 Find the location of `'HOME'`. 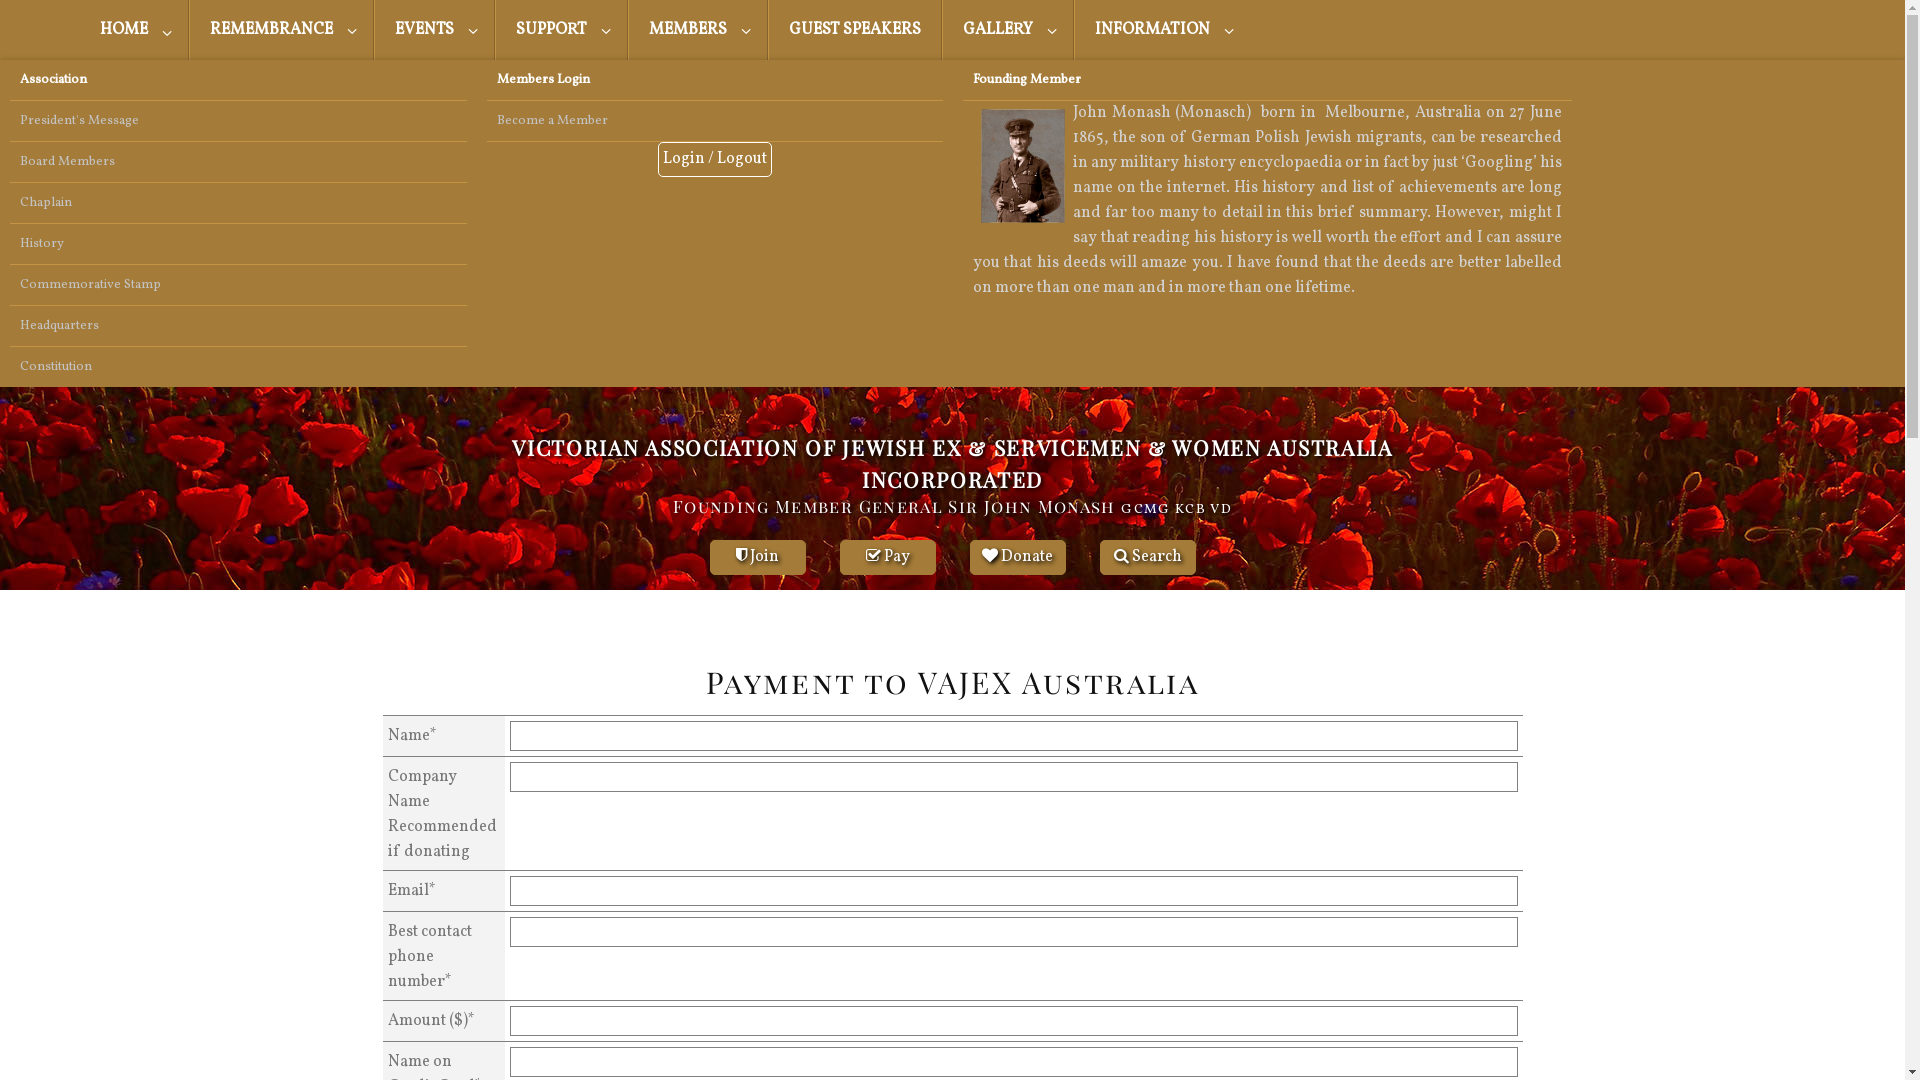

'HOME' is located at coordinates (133, 30).